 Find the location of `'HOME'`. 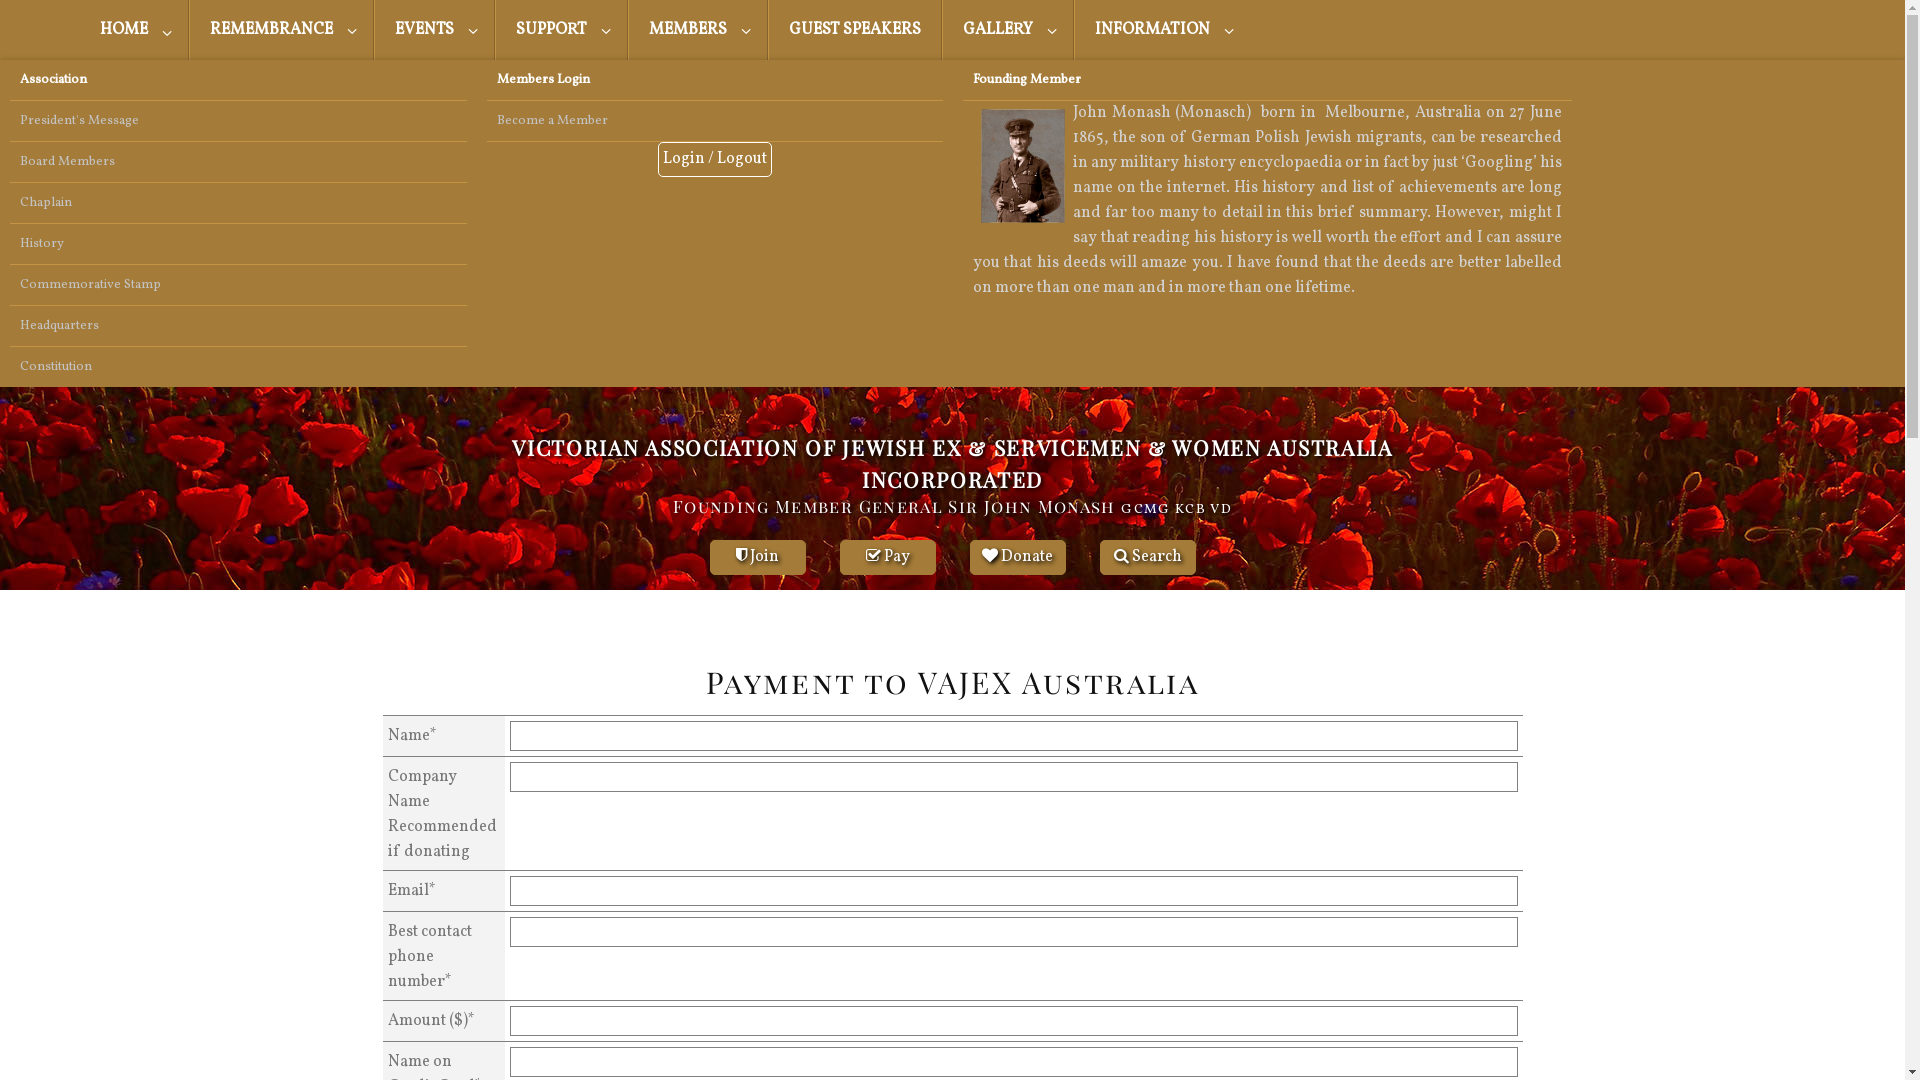

'HOME' is located at coordinates (133, 30).